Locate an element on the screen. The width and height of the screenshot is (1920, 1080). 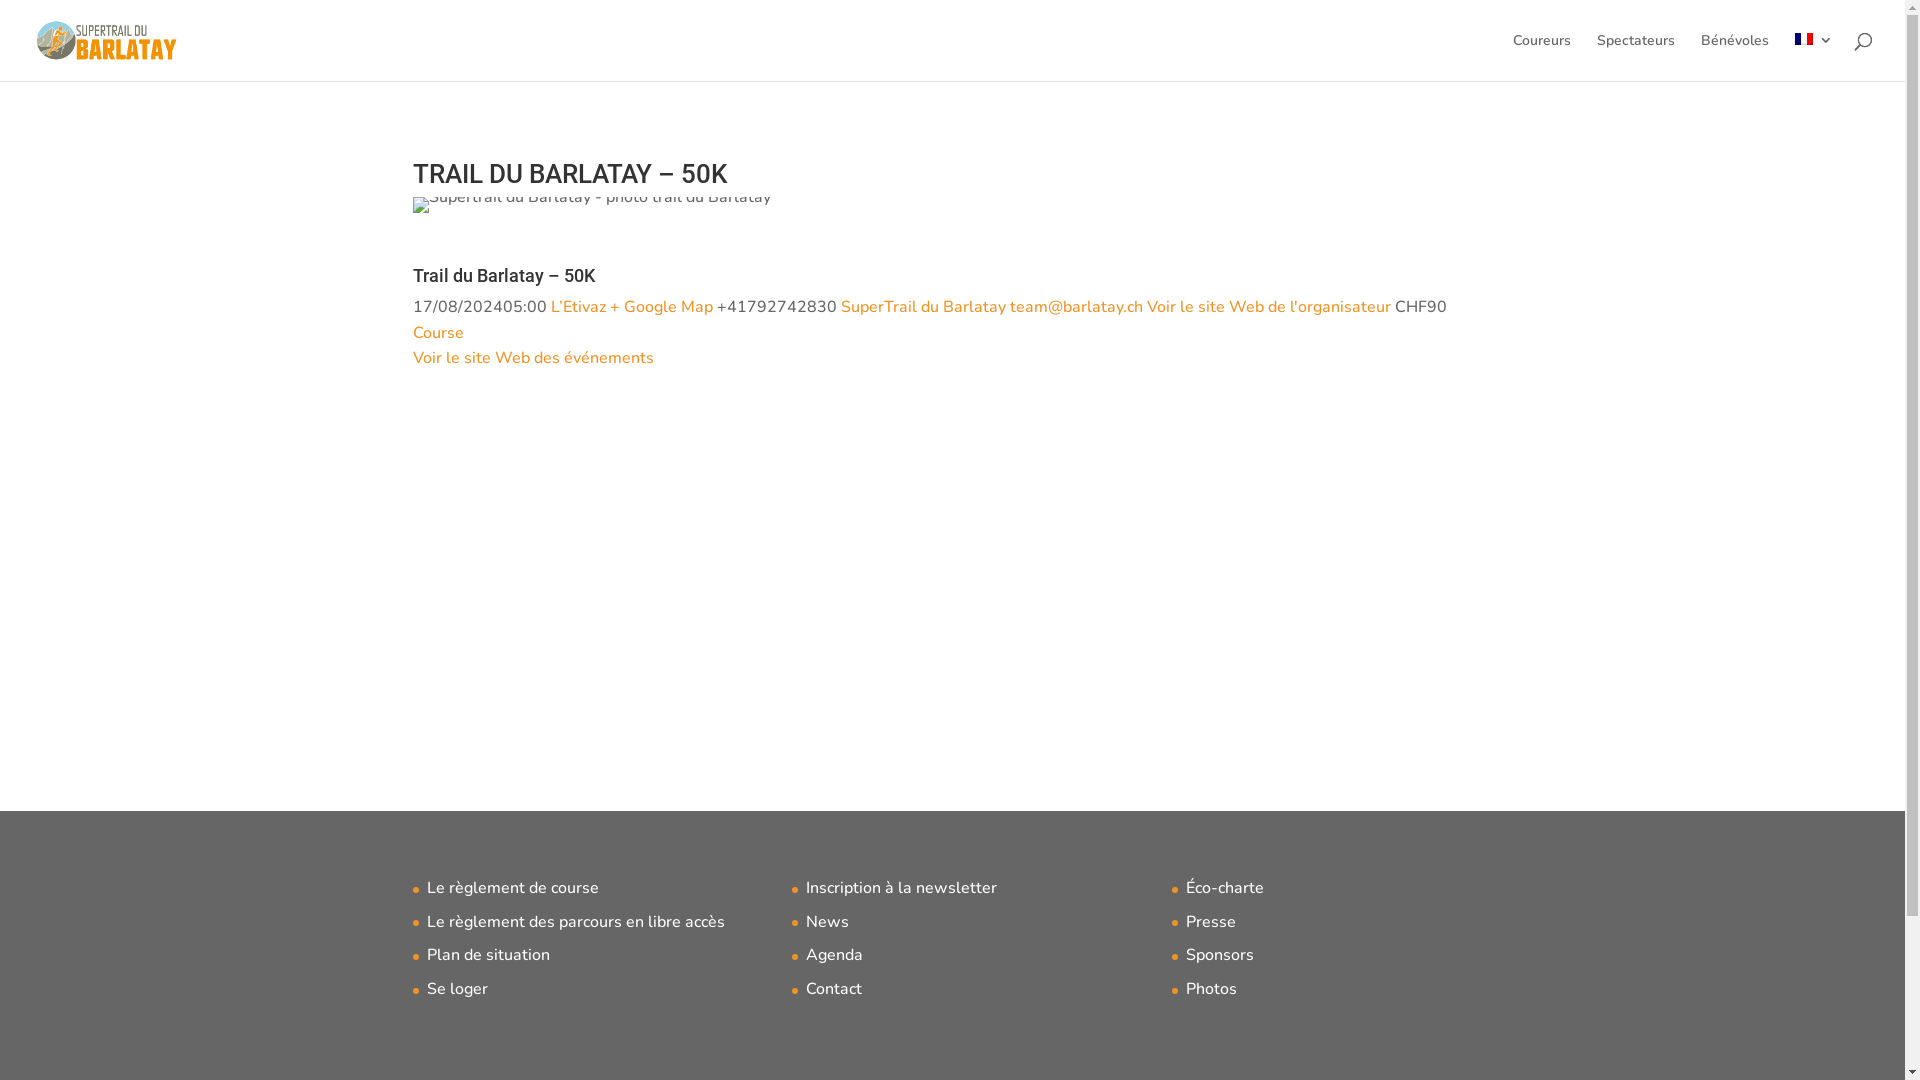
'Plan de situation' is located at coordinates (487, 954).